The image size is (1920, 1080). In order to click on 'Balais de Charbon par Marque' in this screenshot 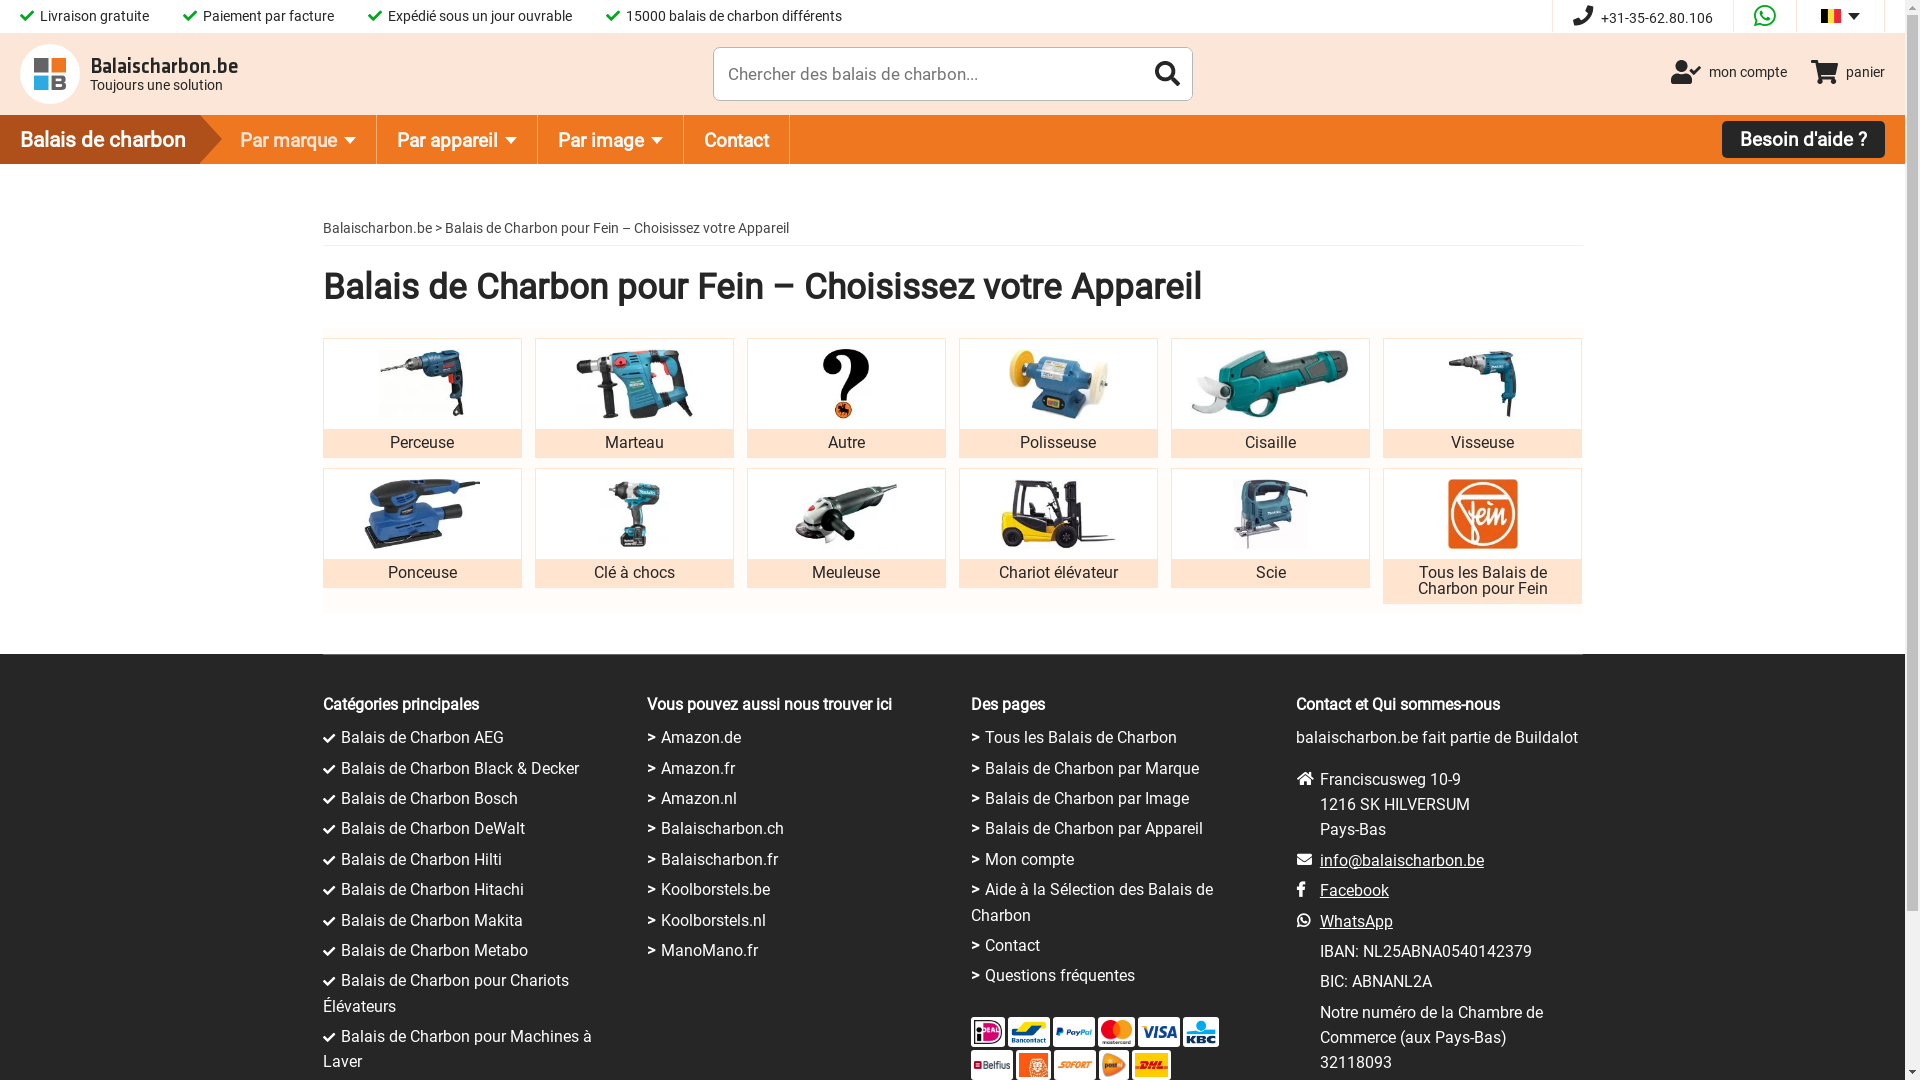, I will do `click(1091, 767)`.